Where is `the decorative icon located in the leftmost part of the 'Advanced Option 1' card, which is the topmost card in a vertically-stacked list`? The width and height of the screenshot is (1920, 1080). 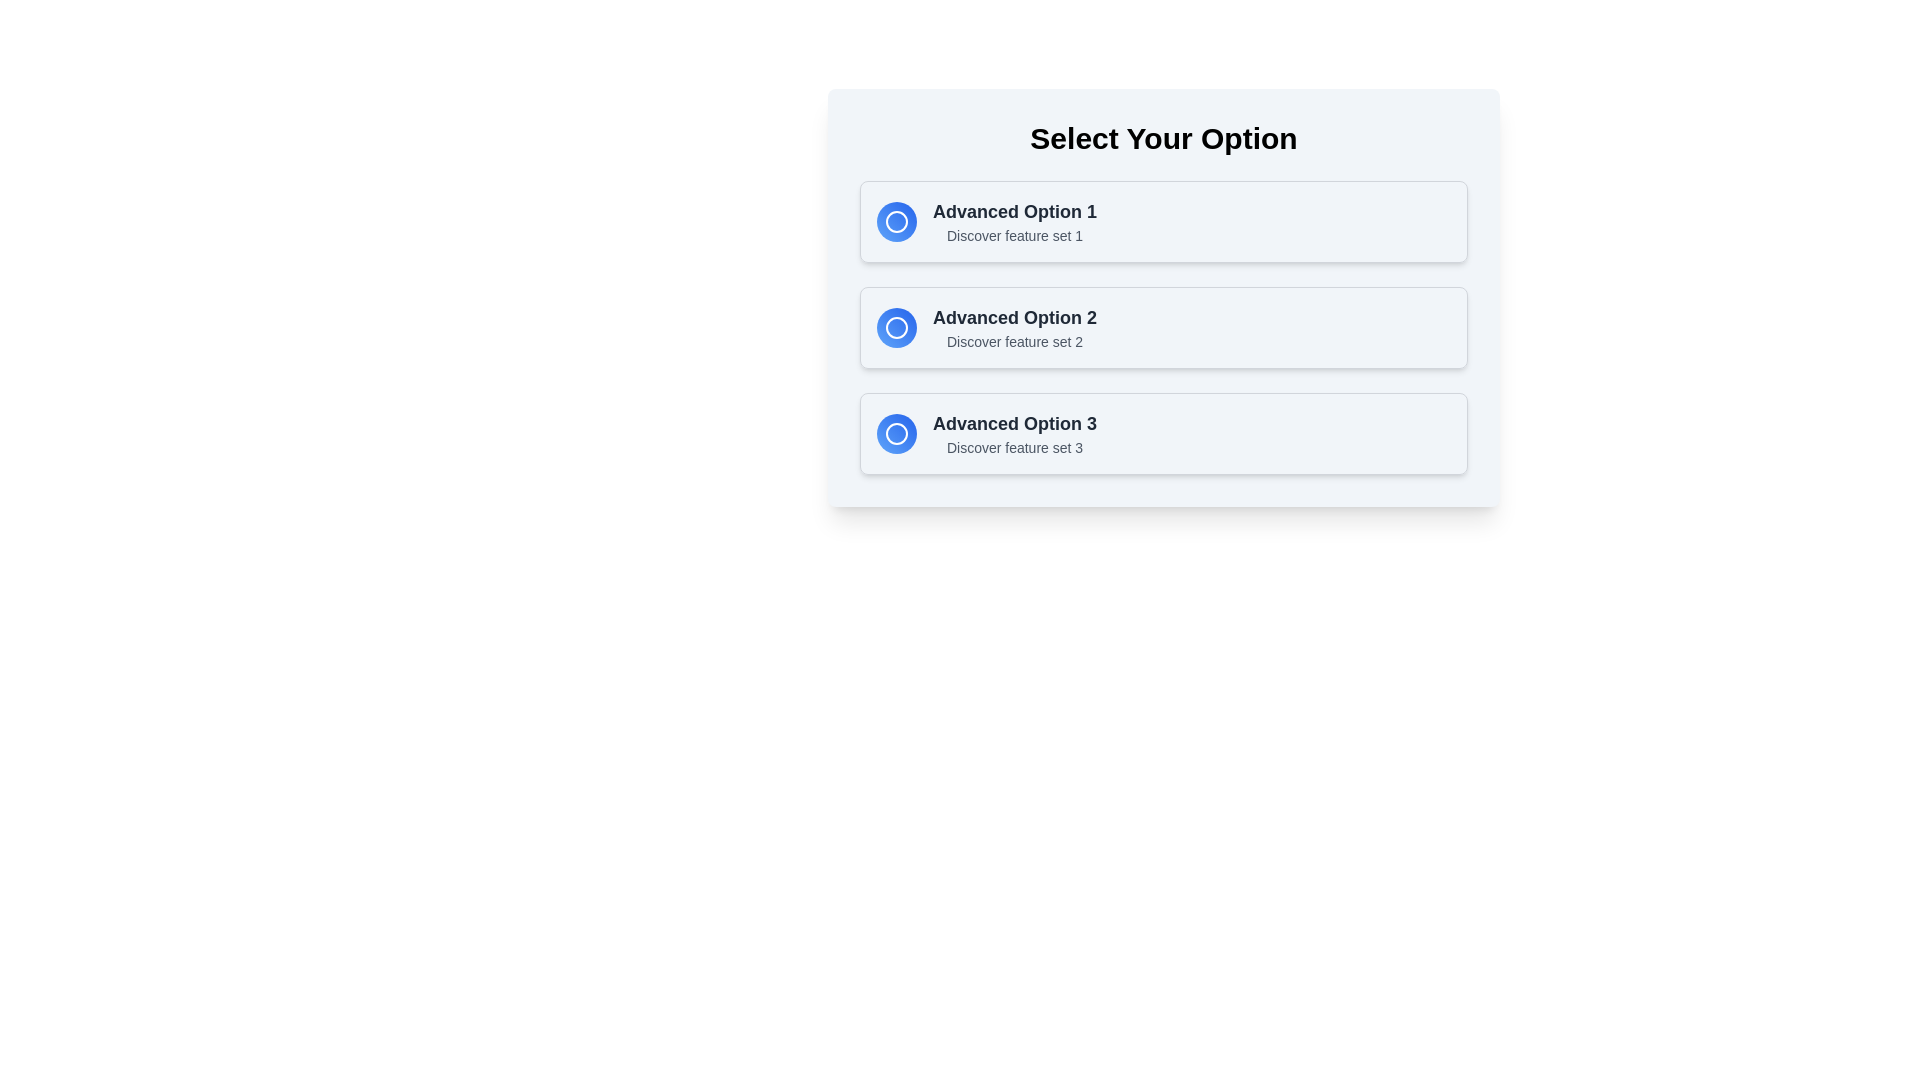 the decorative icon located in the leftmost part of the 'Advanced Option 1' card, which is the topmost card in a vertically-stacked list is located at coordinates (896, 222).